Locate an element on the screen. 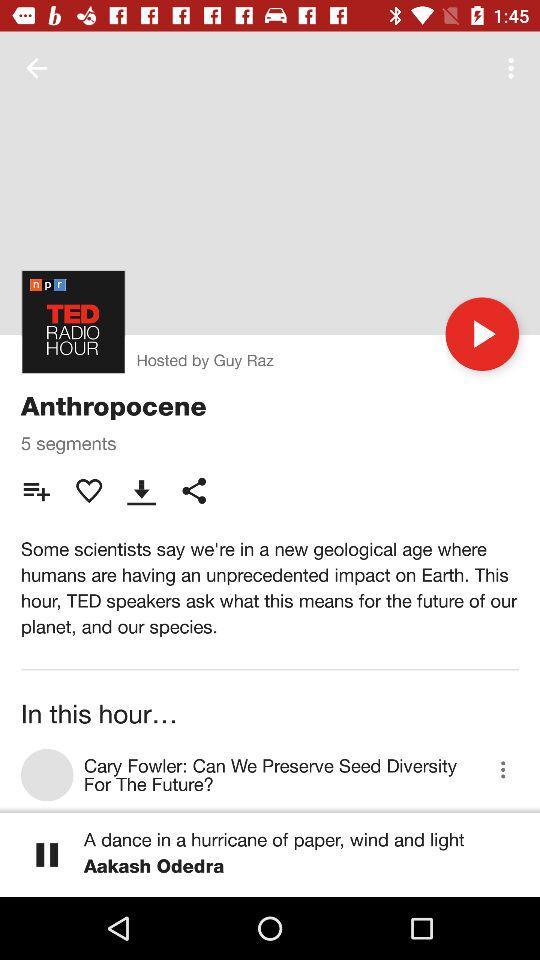 The image size is (540, 960). the play icon is located at coordinates (481, 334).